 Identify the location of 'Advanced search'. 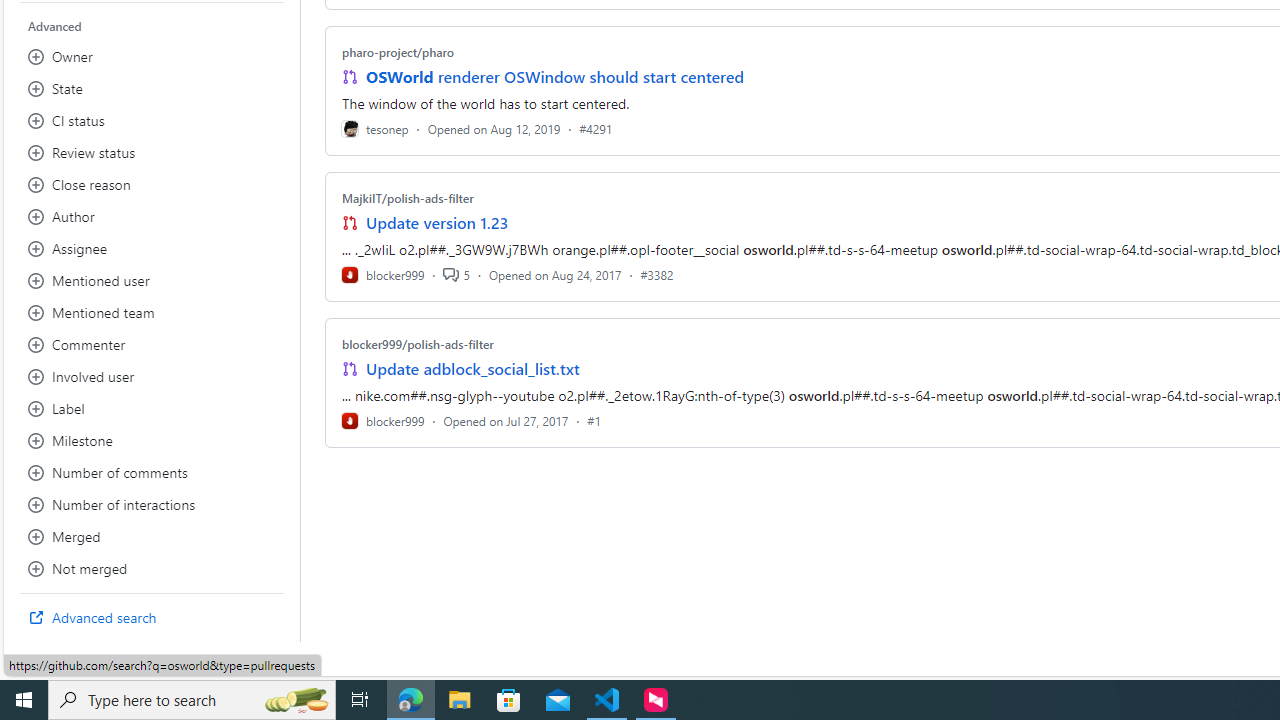
(151, 617).